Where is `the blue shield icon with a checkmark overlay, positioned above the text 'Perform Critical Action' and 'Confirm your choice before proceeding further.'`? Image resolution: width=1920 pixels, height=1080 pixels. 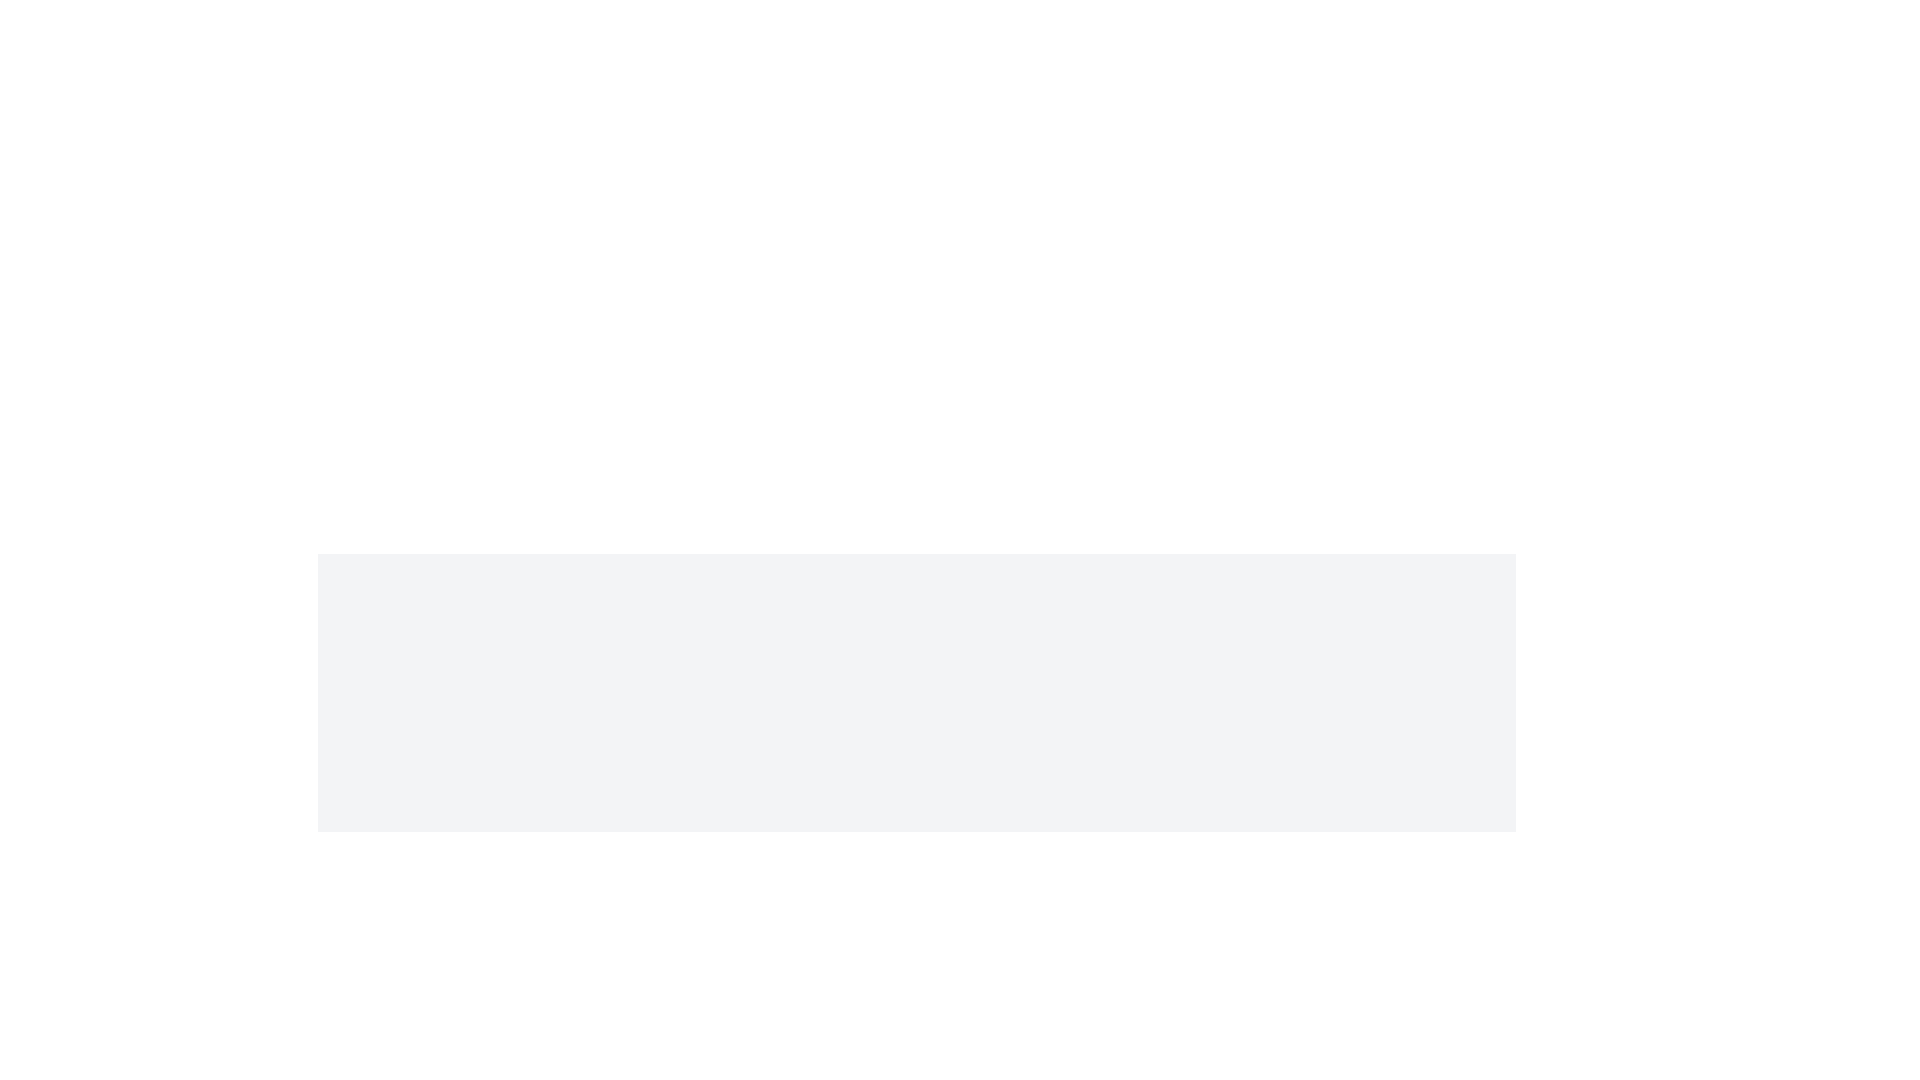
the blue shield icon with a checkmark overlay, positioned above the text 'Perform Critical Action' and 'Confirm your choice before proceeding further.' is located at coordinates (915, 1035).